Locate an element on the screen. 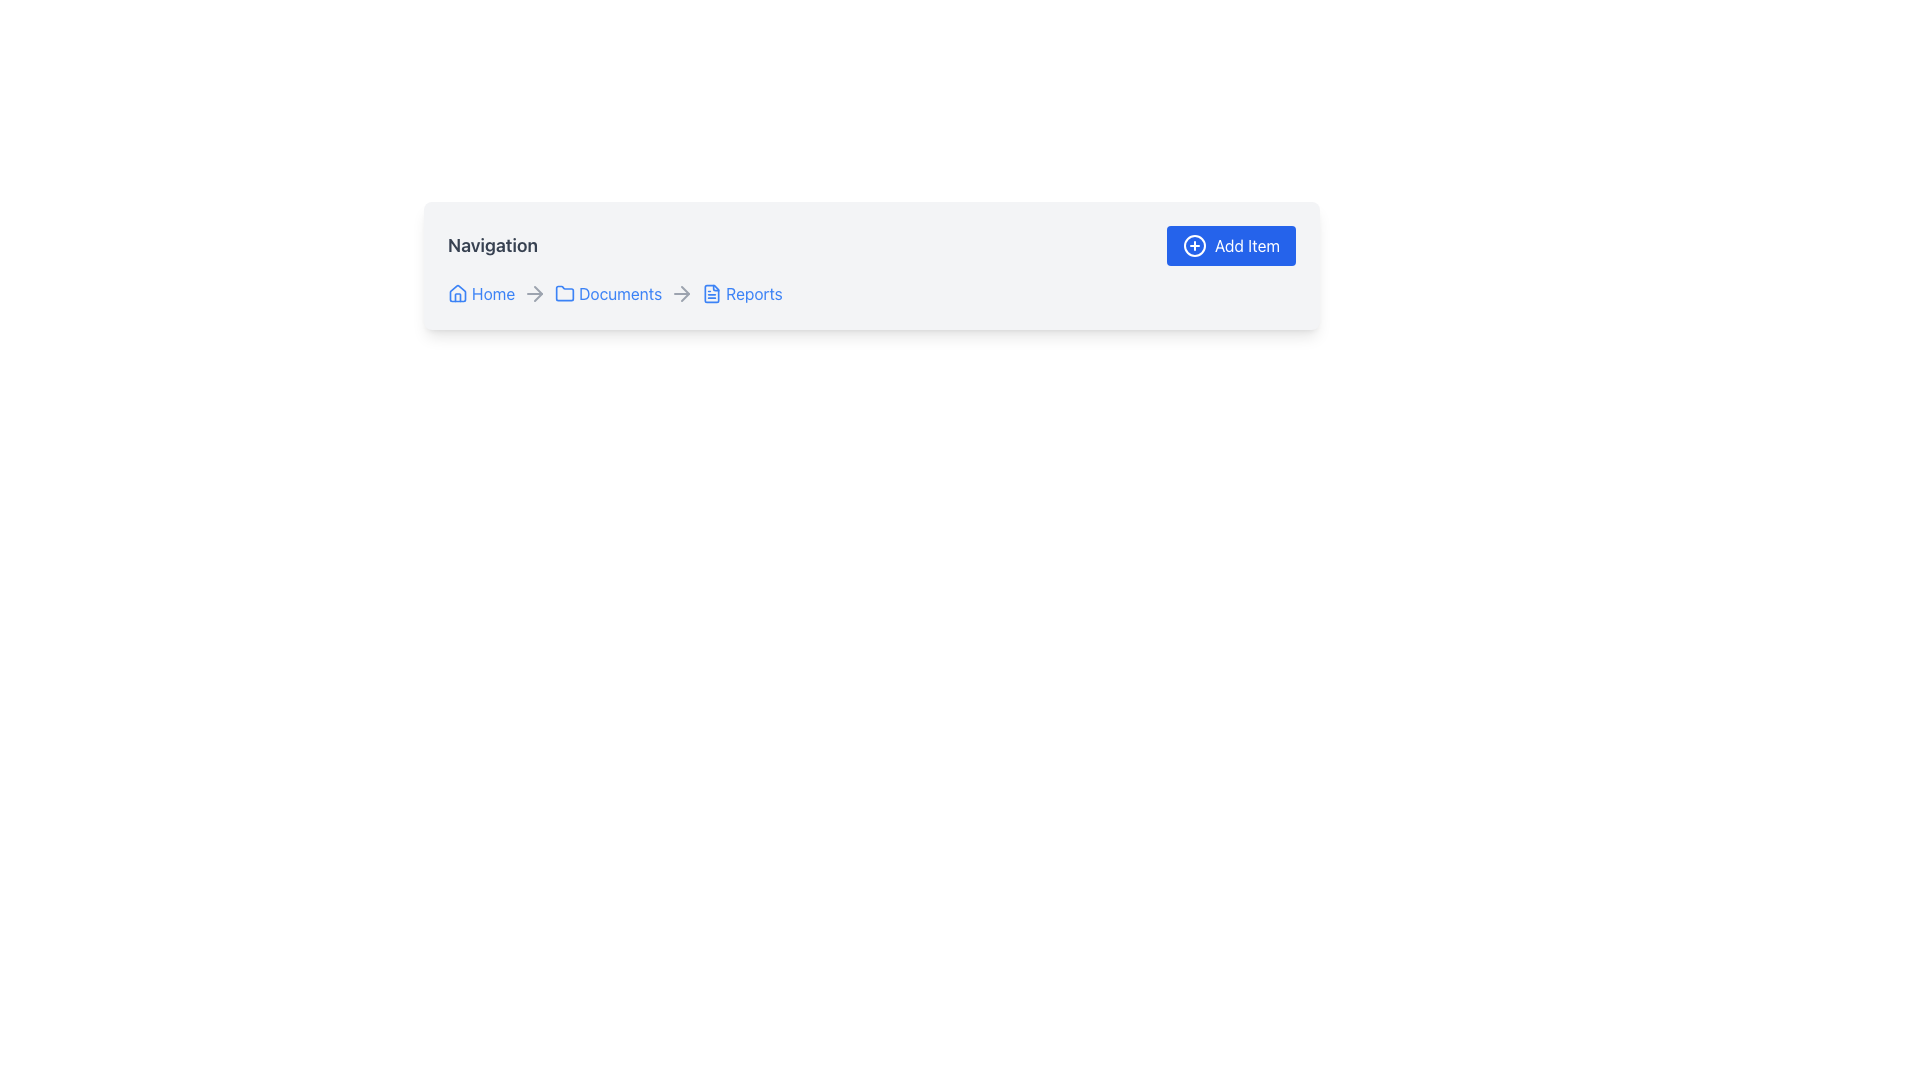 This screenshot has height=1080, width=1920. the folder icon located in the breadcrumb navigation bar, positioned between the 'Home' icon and the 'Documents' label is located at coordinates (564, 293).